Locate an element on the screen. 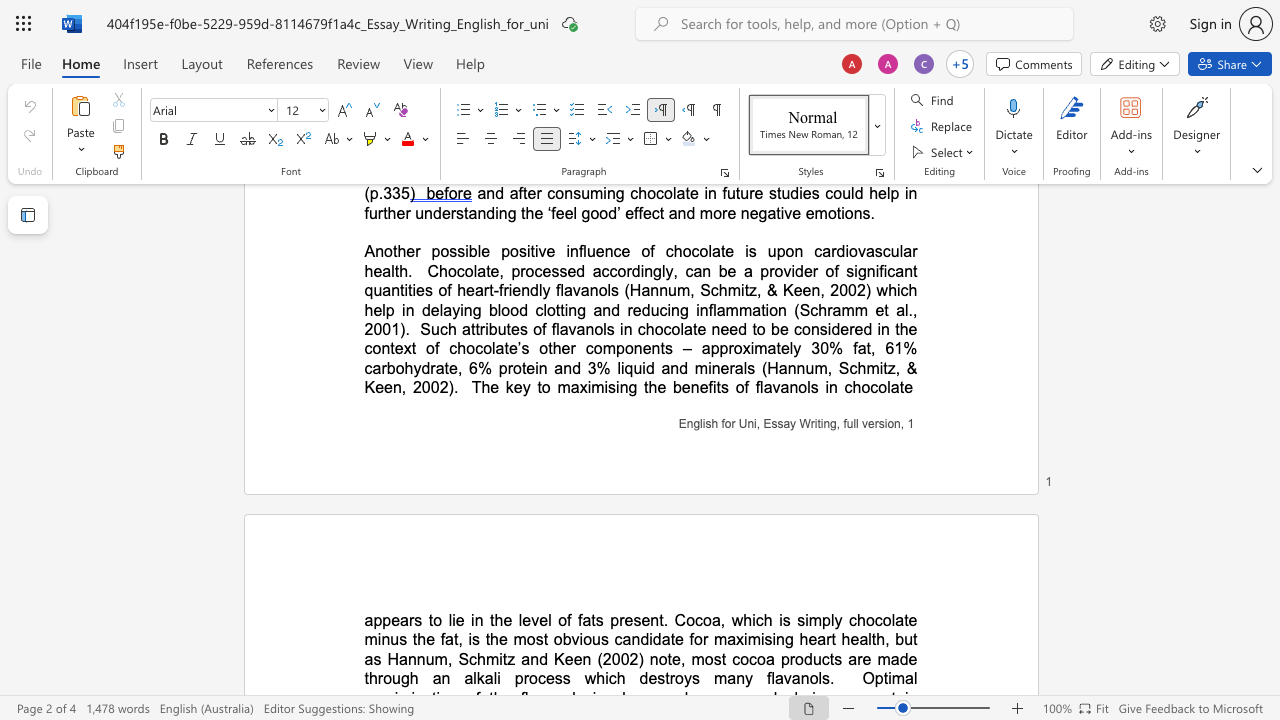  the space between the continuous character "a" and "d" in the text is located at coordinates (898, 659).